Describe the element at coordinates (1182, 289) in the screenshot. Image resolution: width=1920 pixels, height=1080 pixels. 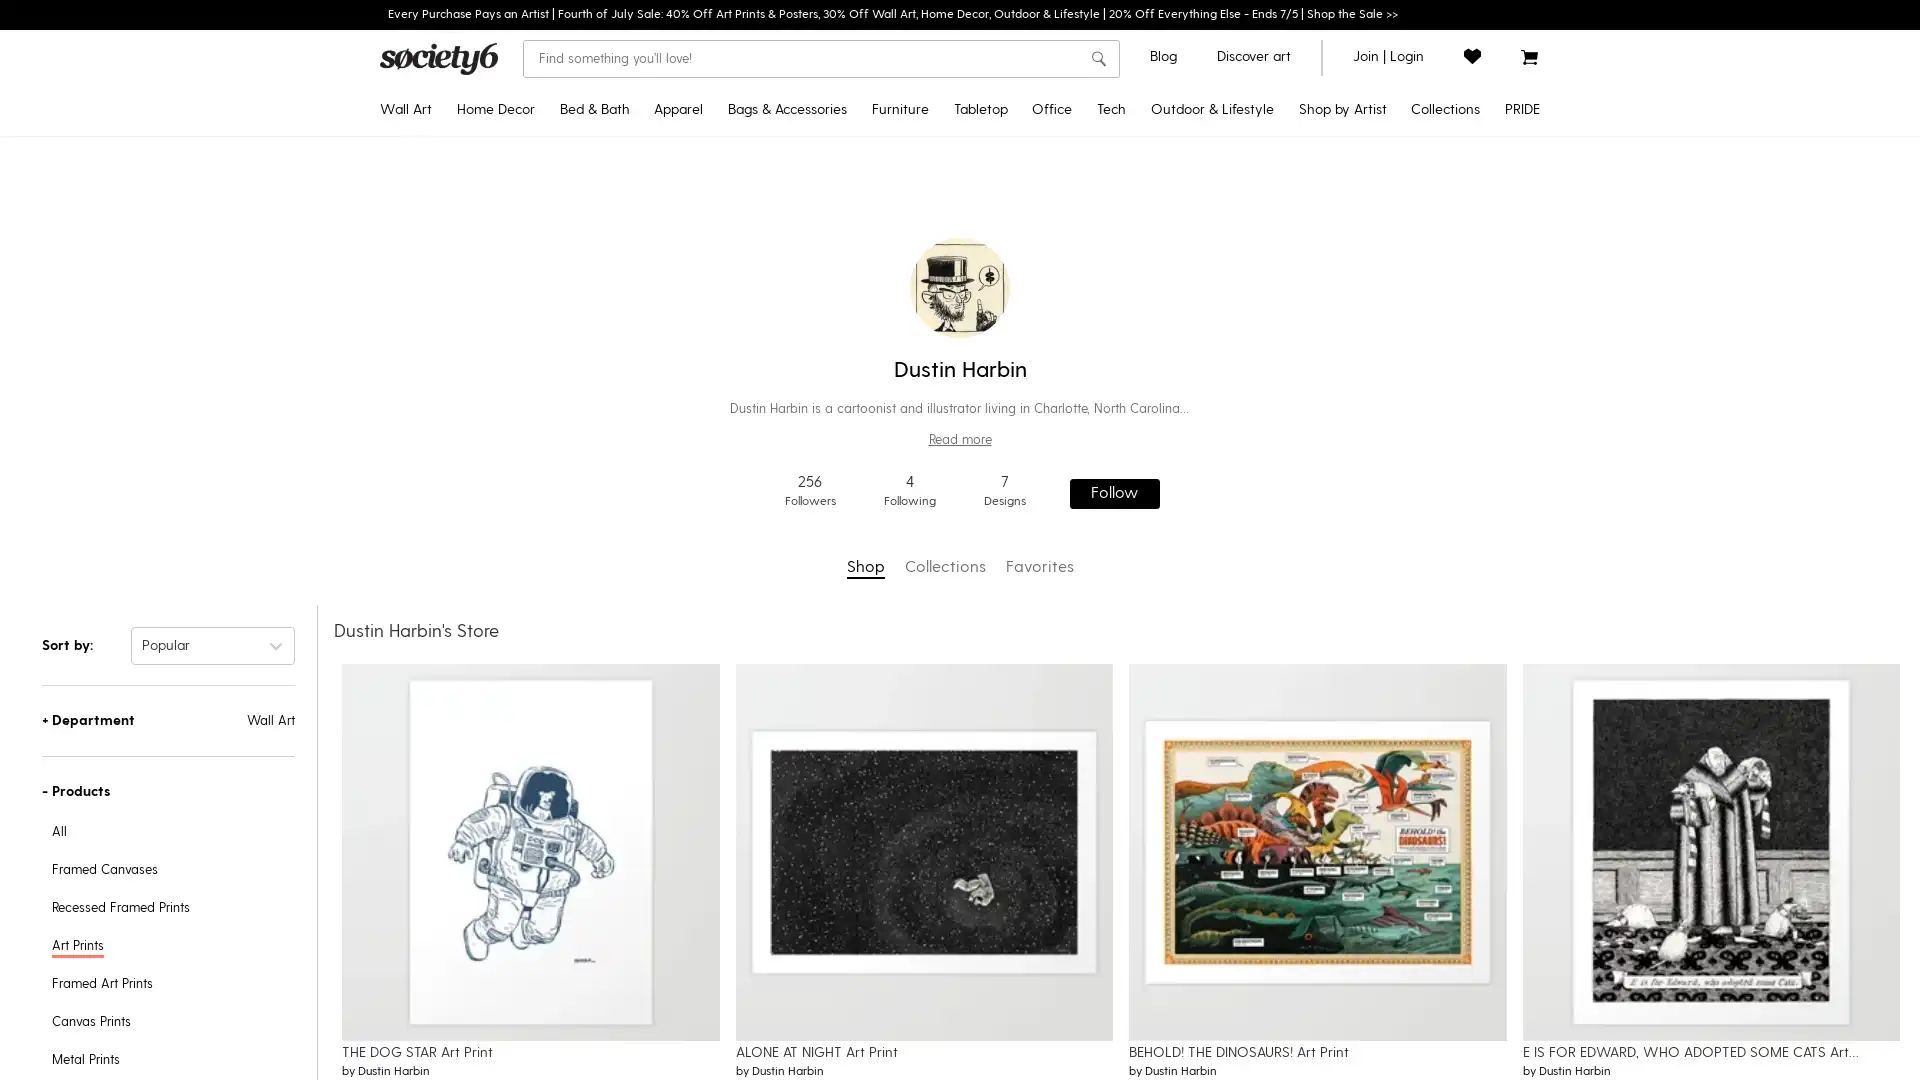
I see `iPhone Card Cases` at that location.